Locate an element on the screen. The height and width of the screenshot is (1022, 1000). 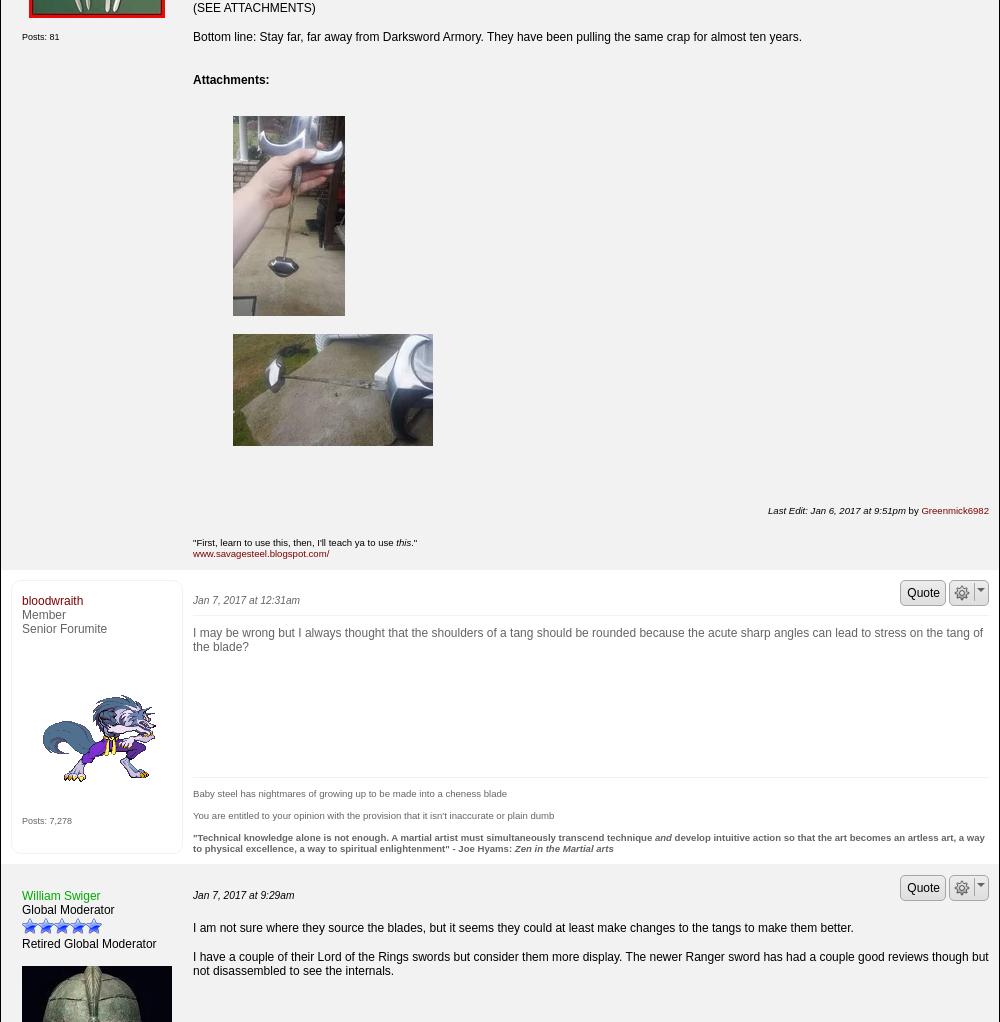
'this' is located at coordinates (403, 540).